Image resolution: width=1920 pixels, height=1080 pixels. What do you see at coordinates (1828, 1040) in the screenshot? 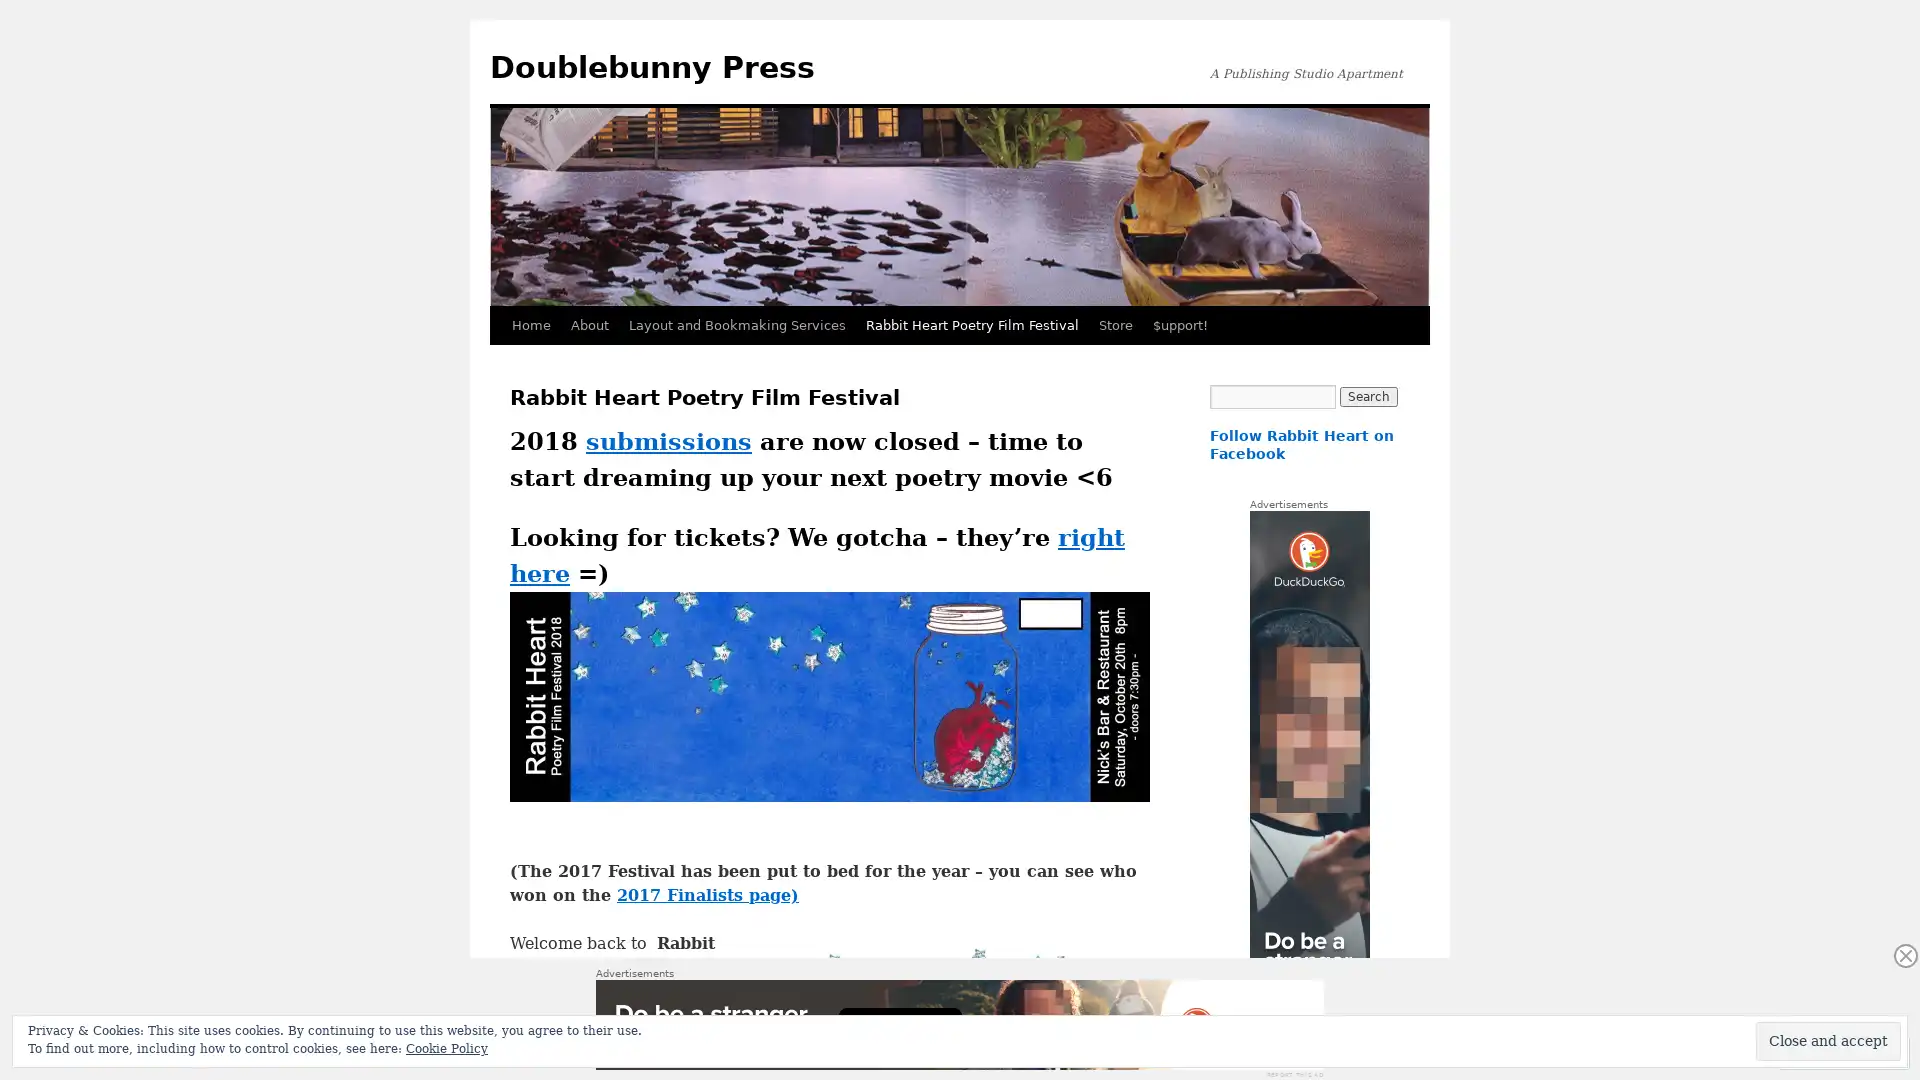
I see `Close and accept` at bounding box center [1828, 1040].